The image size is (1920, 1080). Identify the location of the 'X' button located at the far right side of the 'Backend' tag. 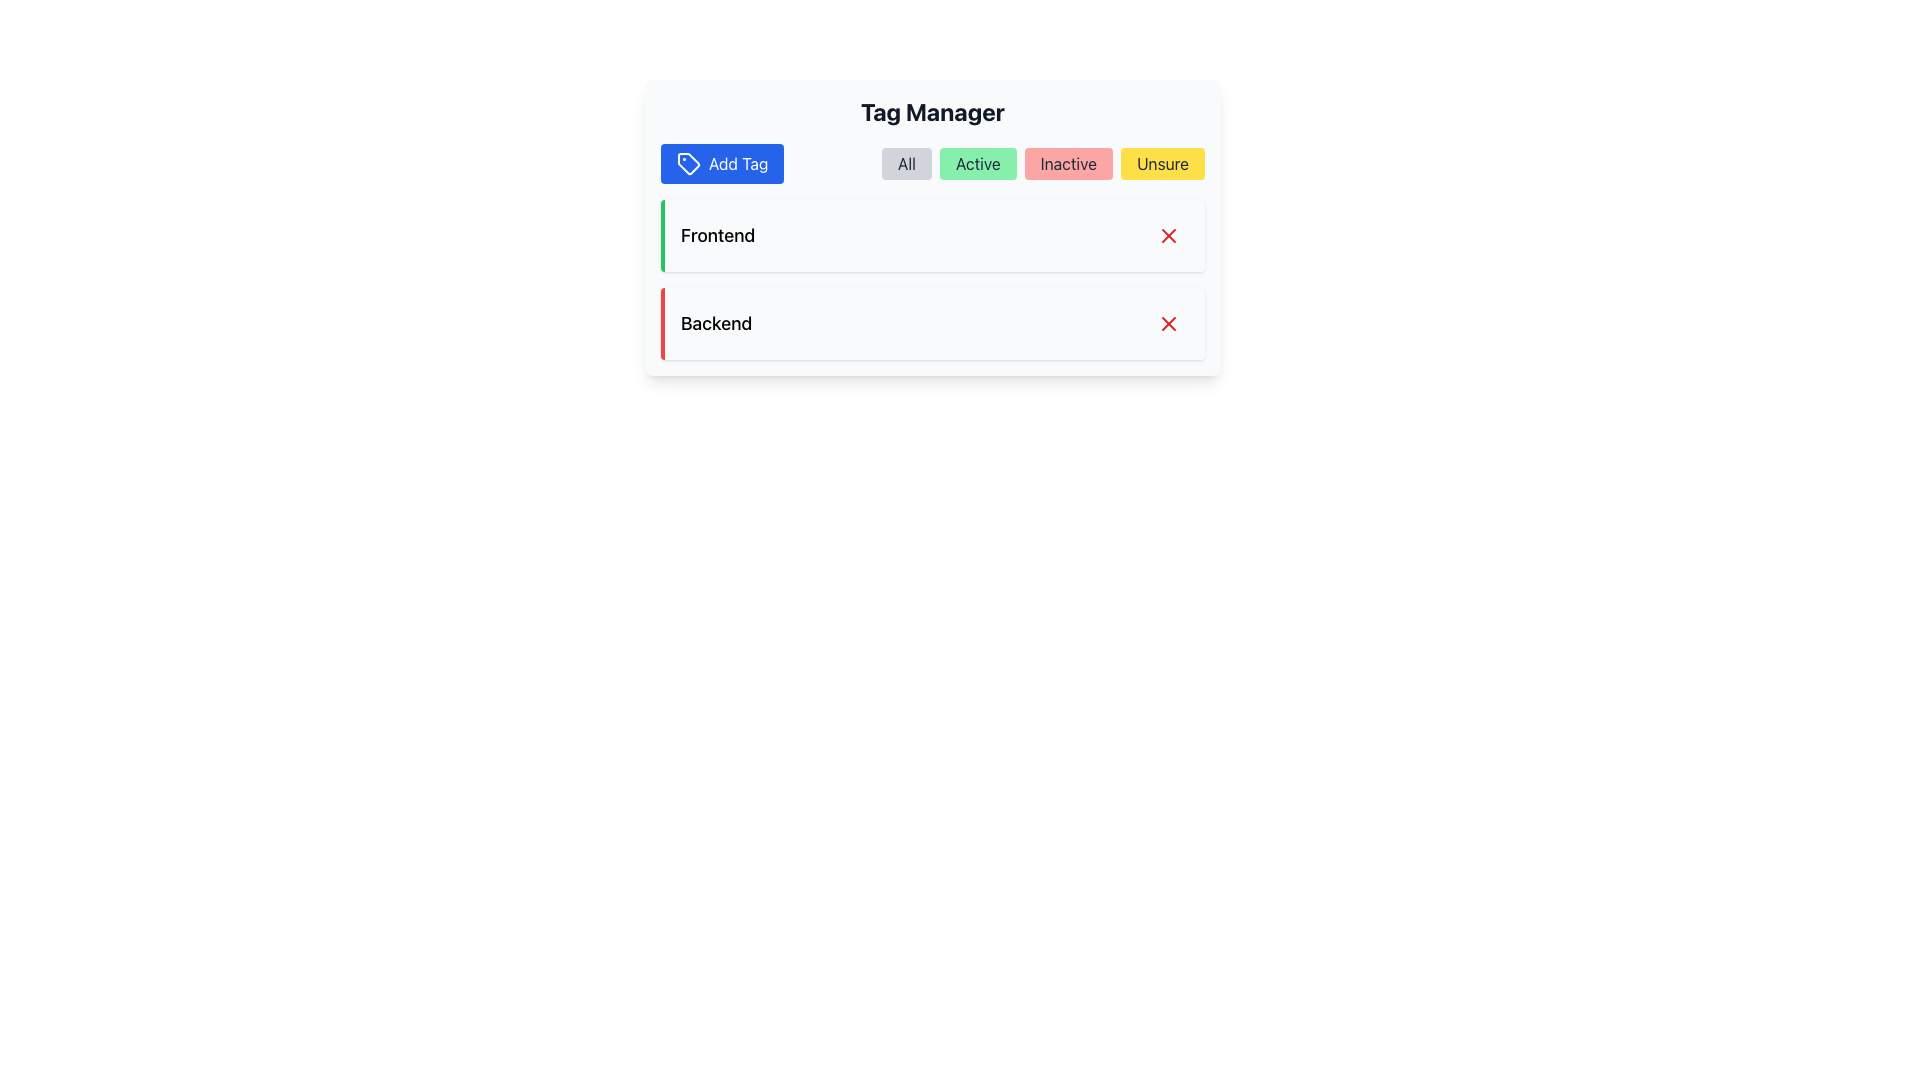
(1169, 323).